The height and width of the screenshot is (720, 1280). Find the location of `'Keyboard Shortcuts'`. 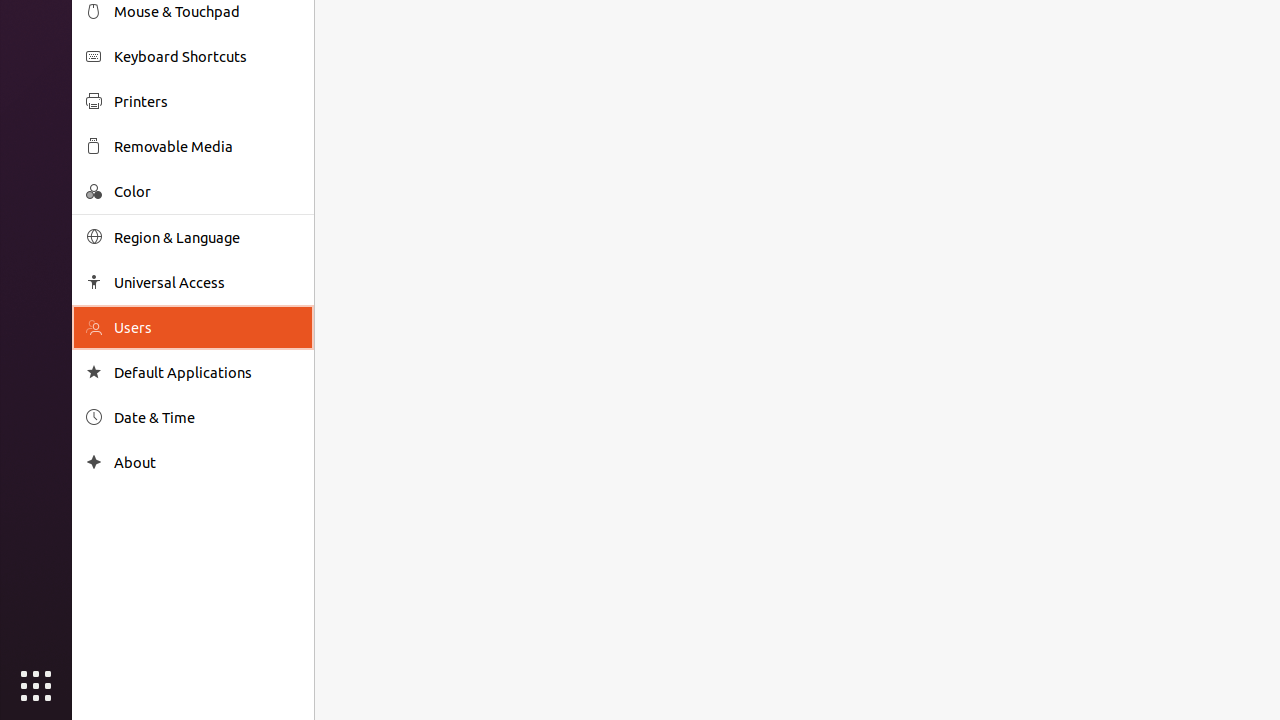

'Keyboard Shortcuts' is located at coordinates (206, 55).